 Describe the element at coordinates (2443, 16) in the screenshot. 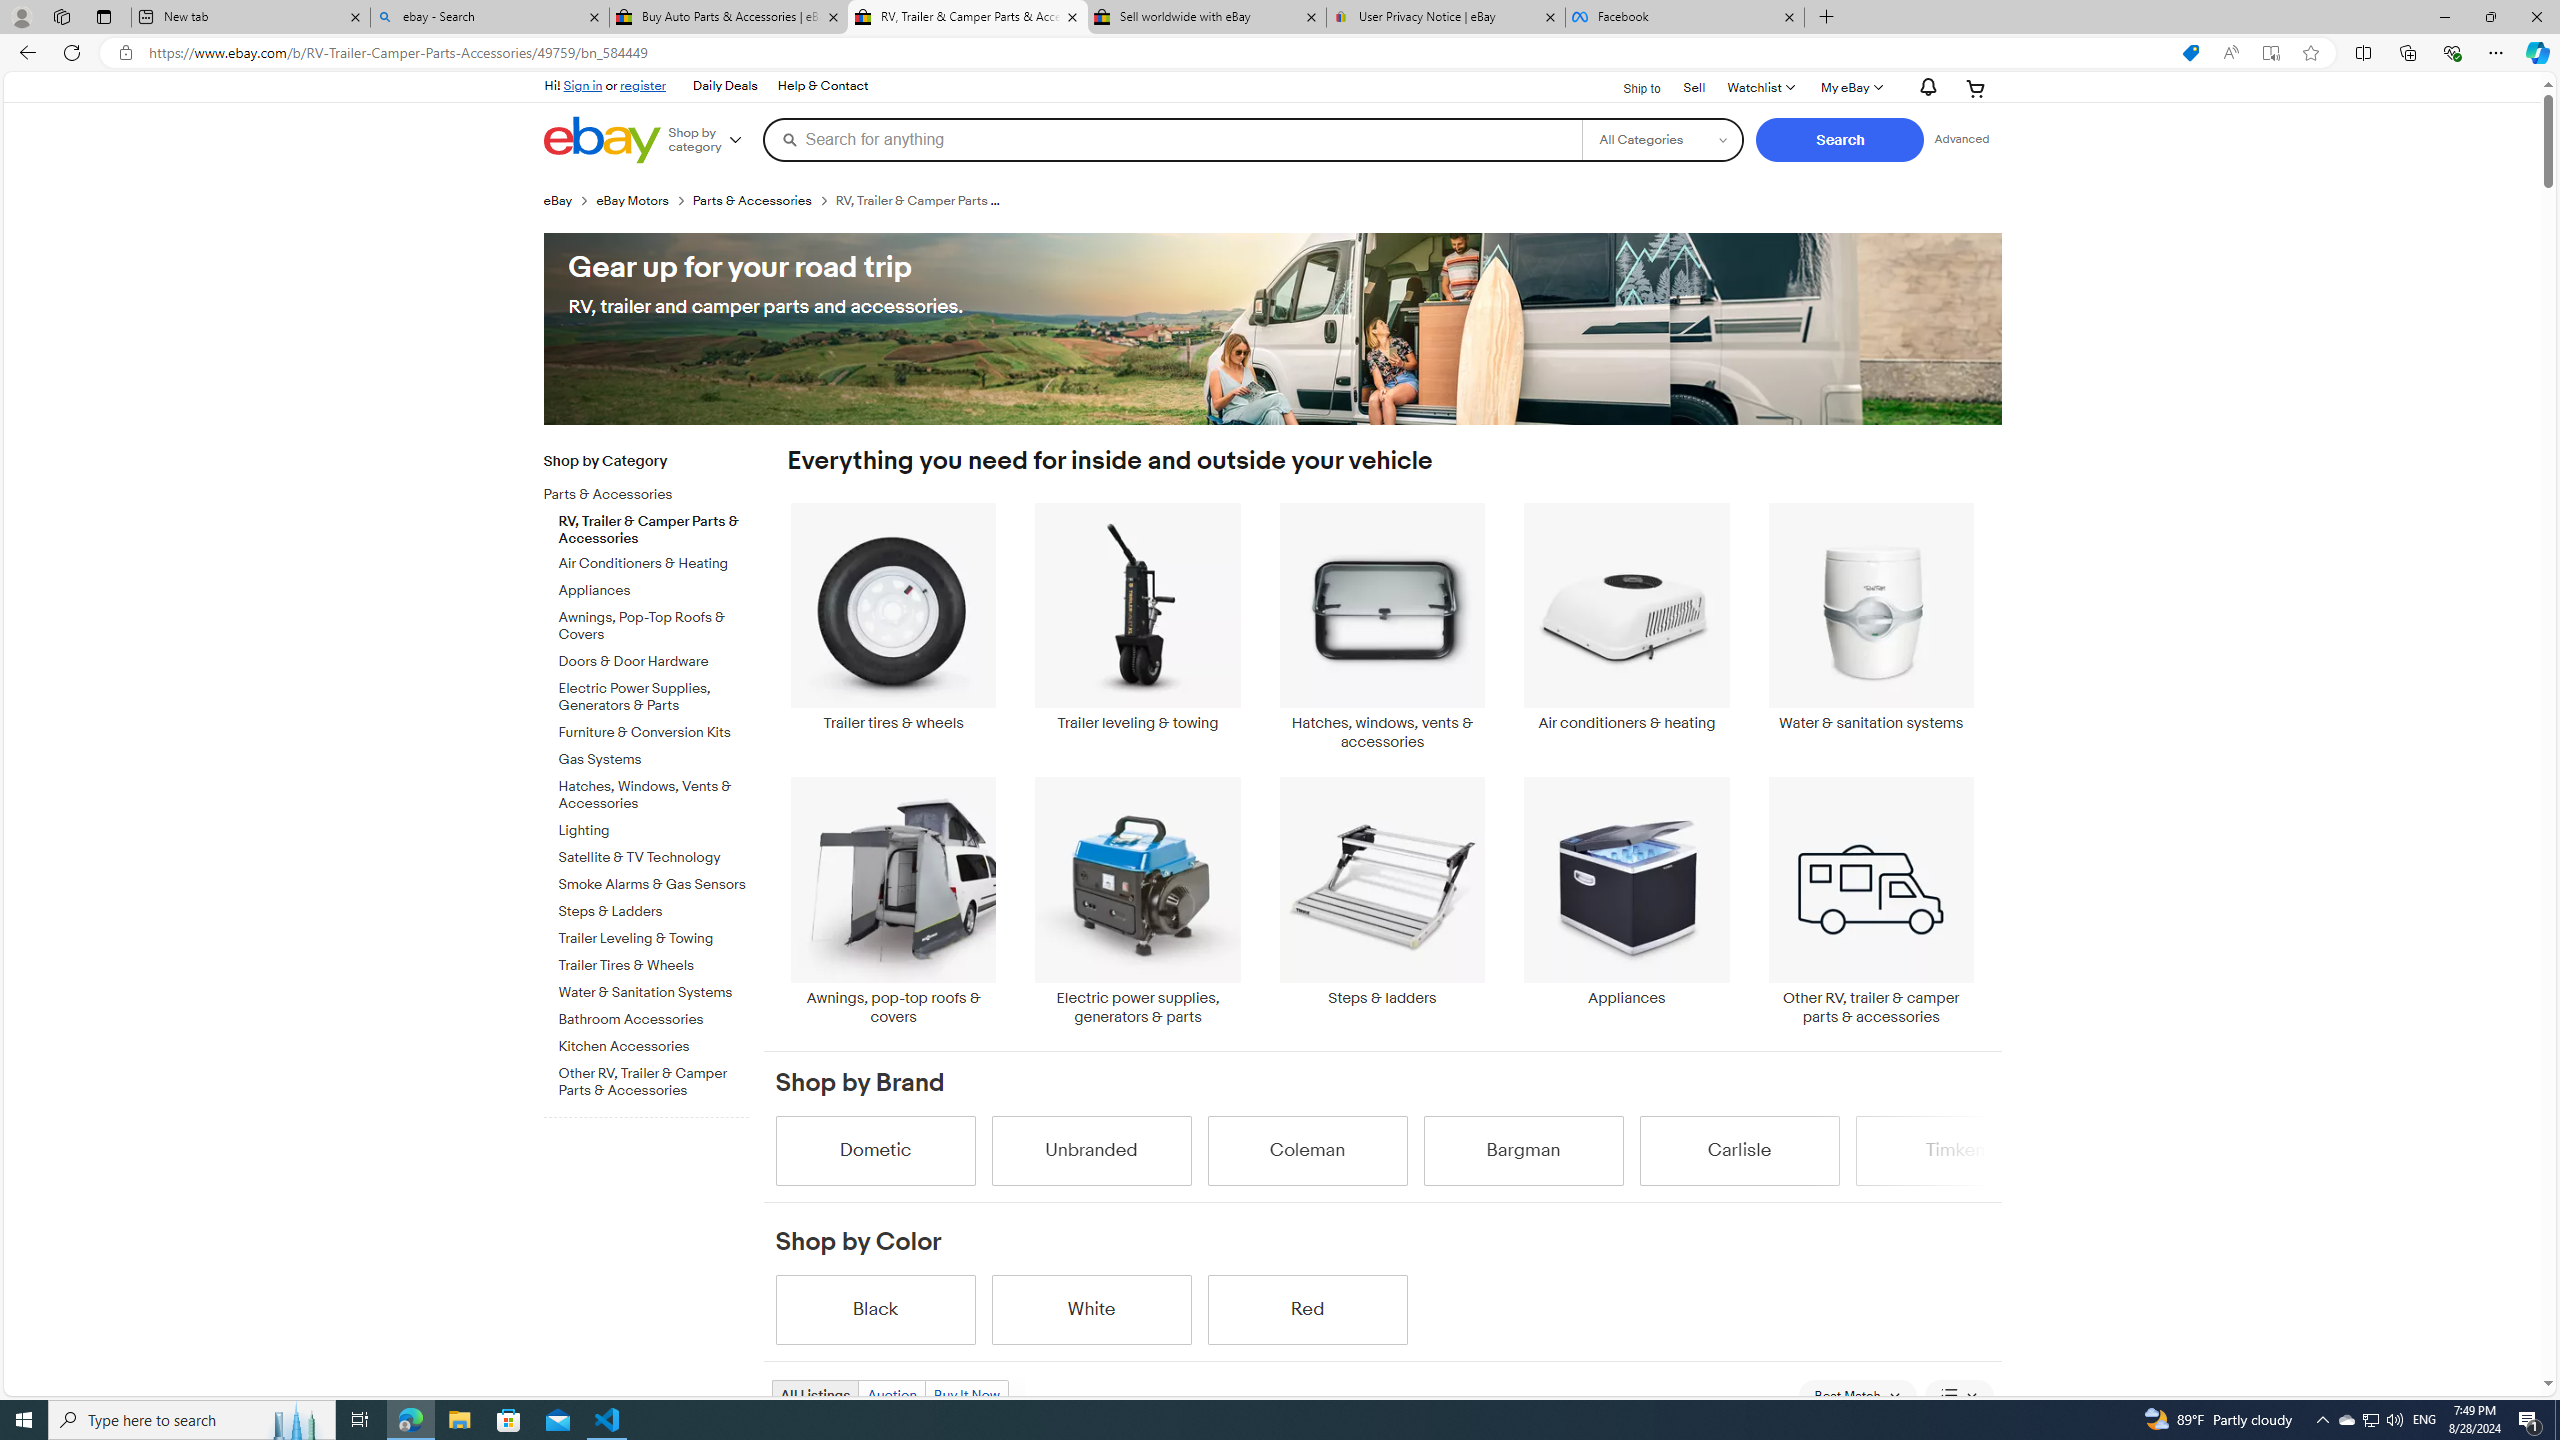

I see `'Minimize'` at that location.